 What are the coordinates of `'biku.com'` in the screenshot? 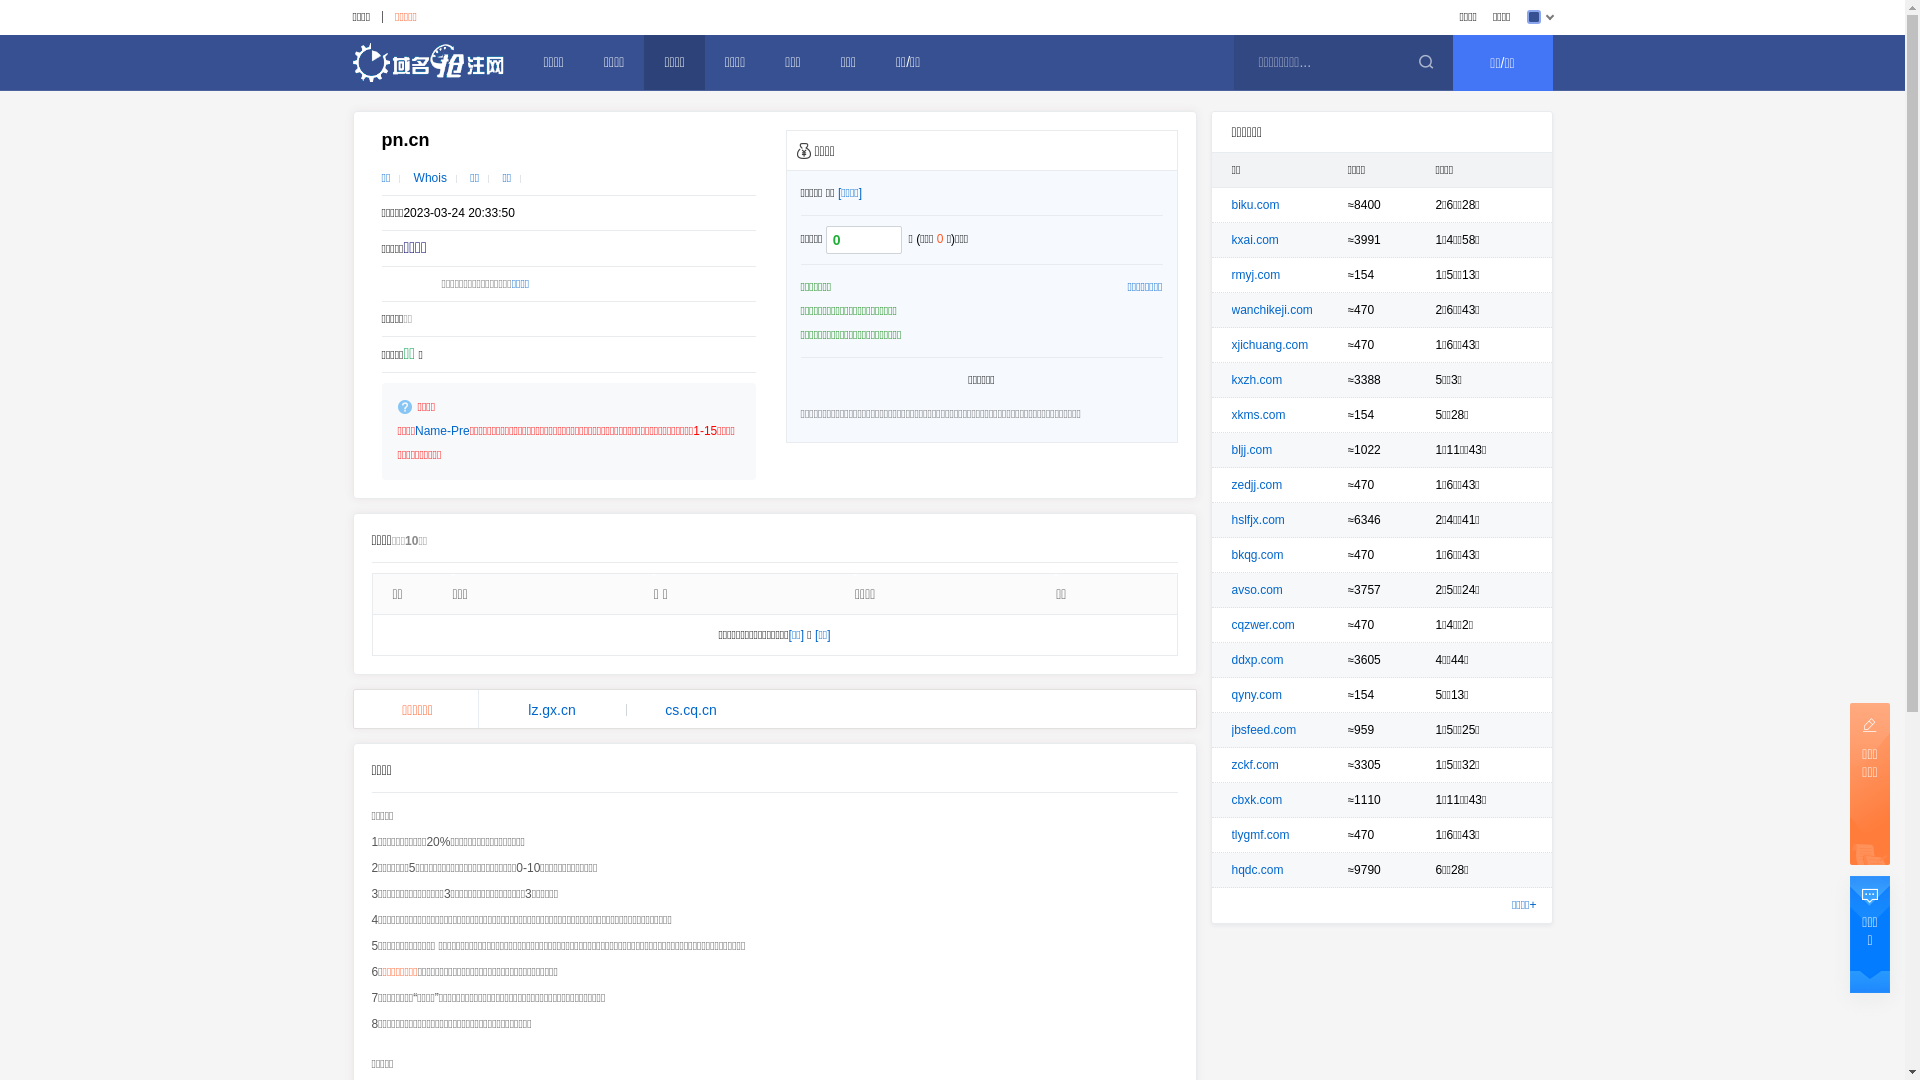 It's located at (1255, 204).